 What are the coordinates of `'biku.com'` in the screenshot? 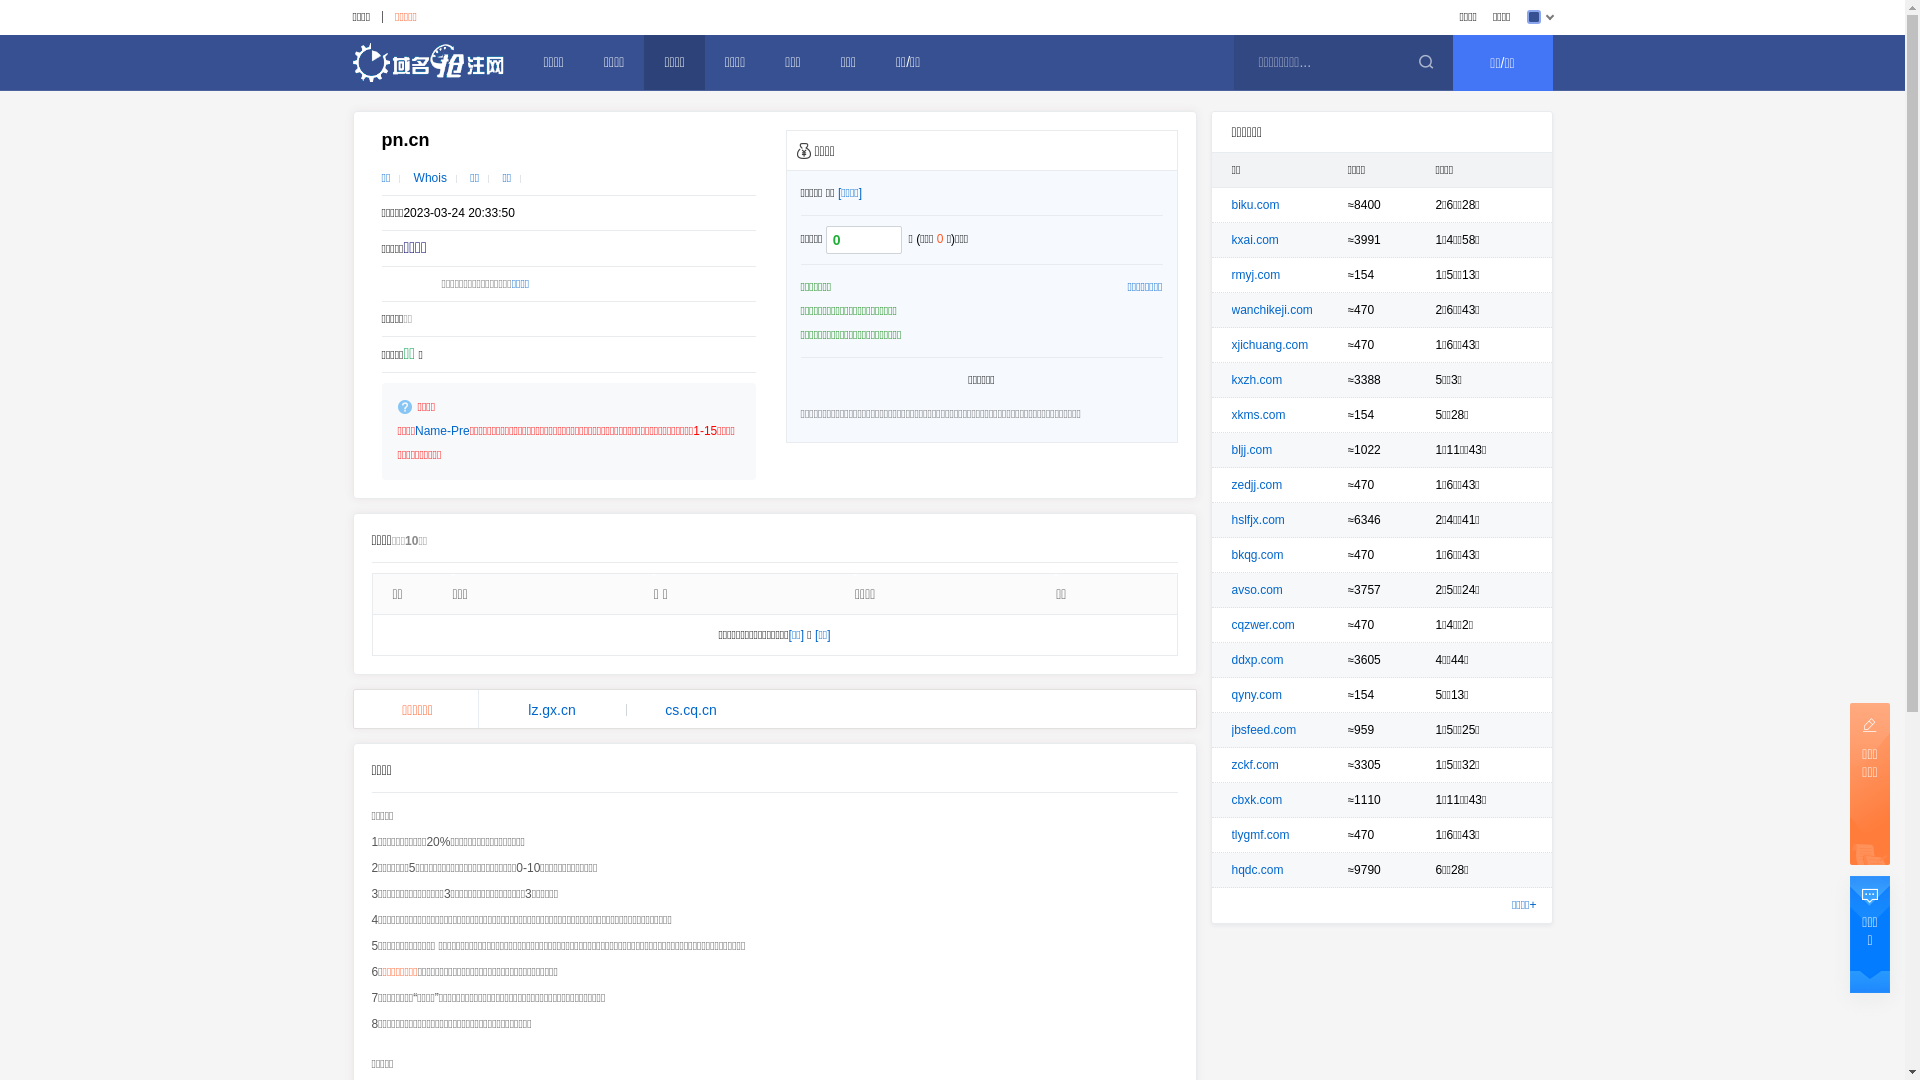 It's located at (1255, 204).